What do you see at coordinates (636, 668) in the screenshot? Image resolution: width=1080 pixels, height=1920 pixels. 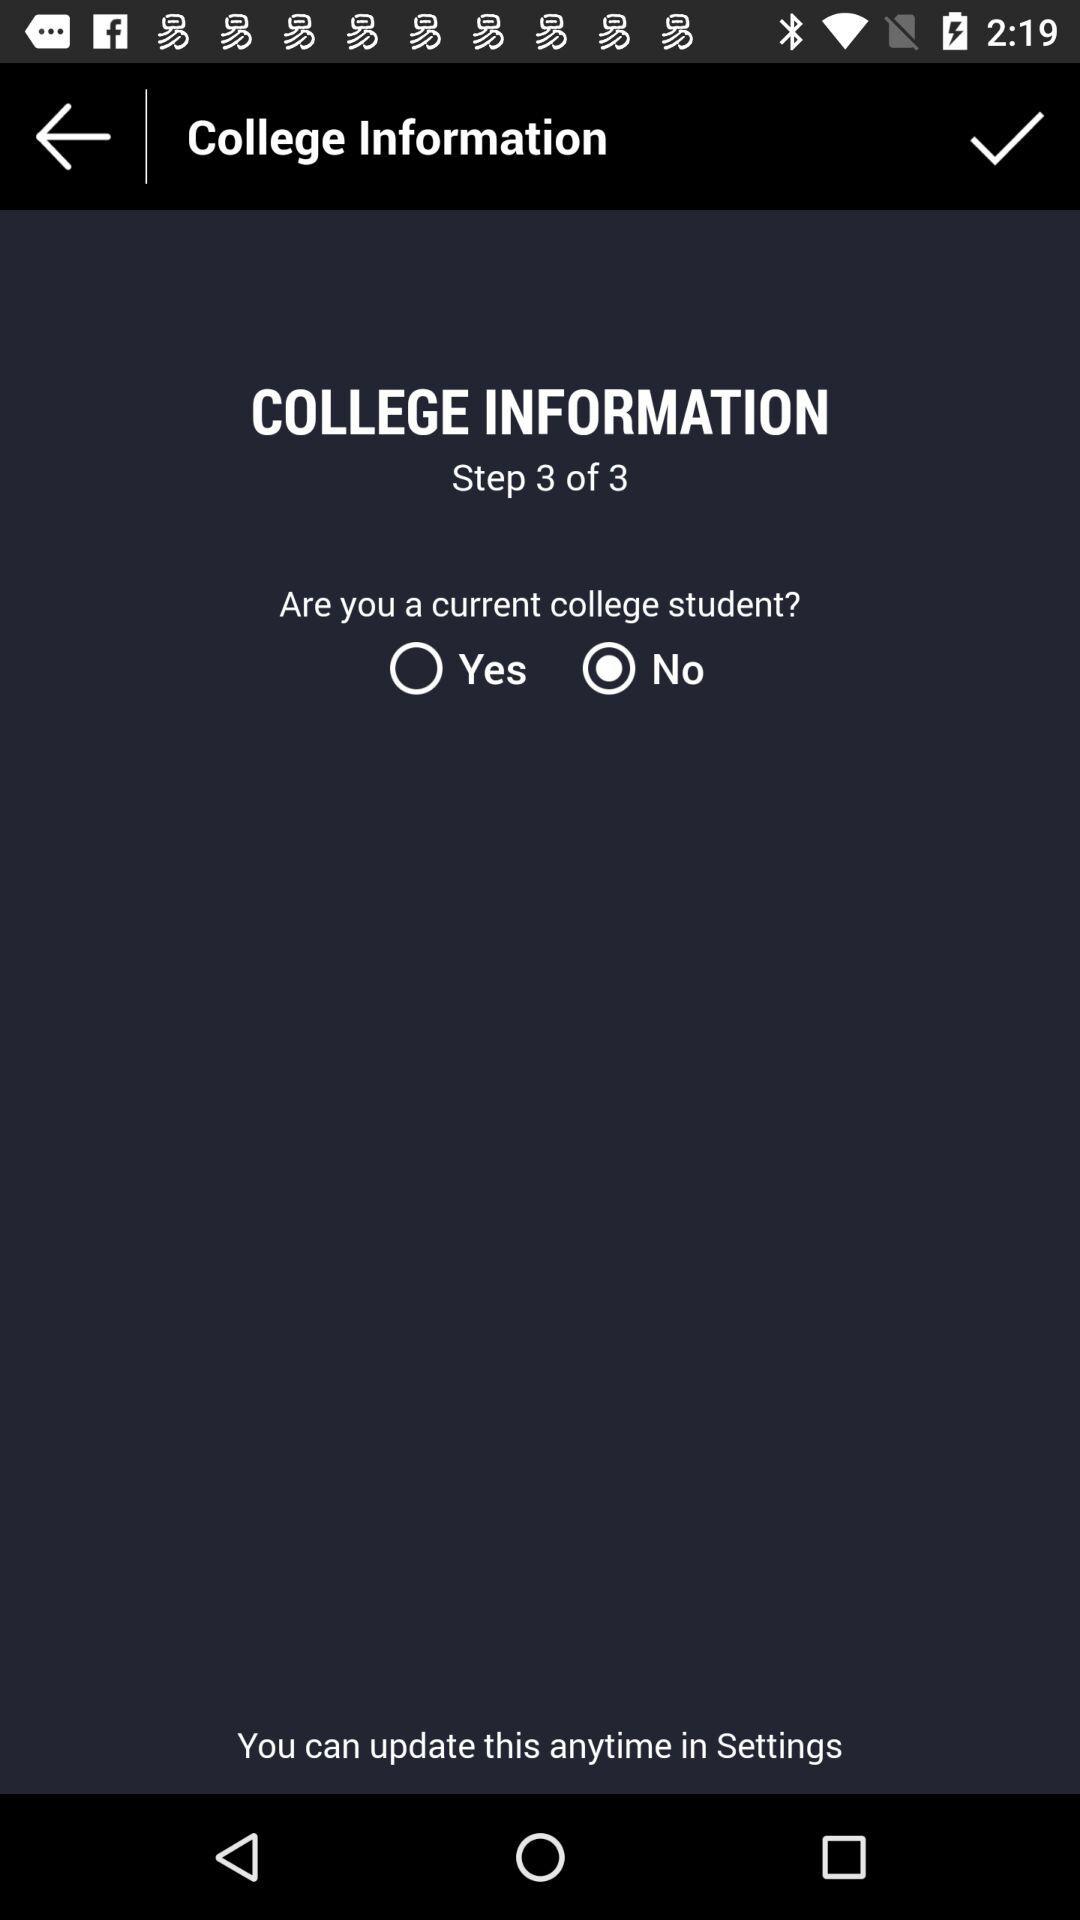 I see `no item` at bounding box center [636, 668].